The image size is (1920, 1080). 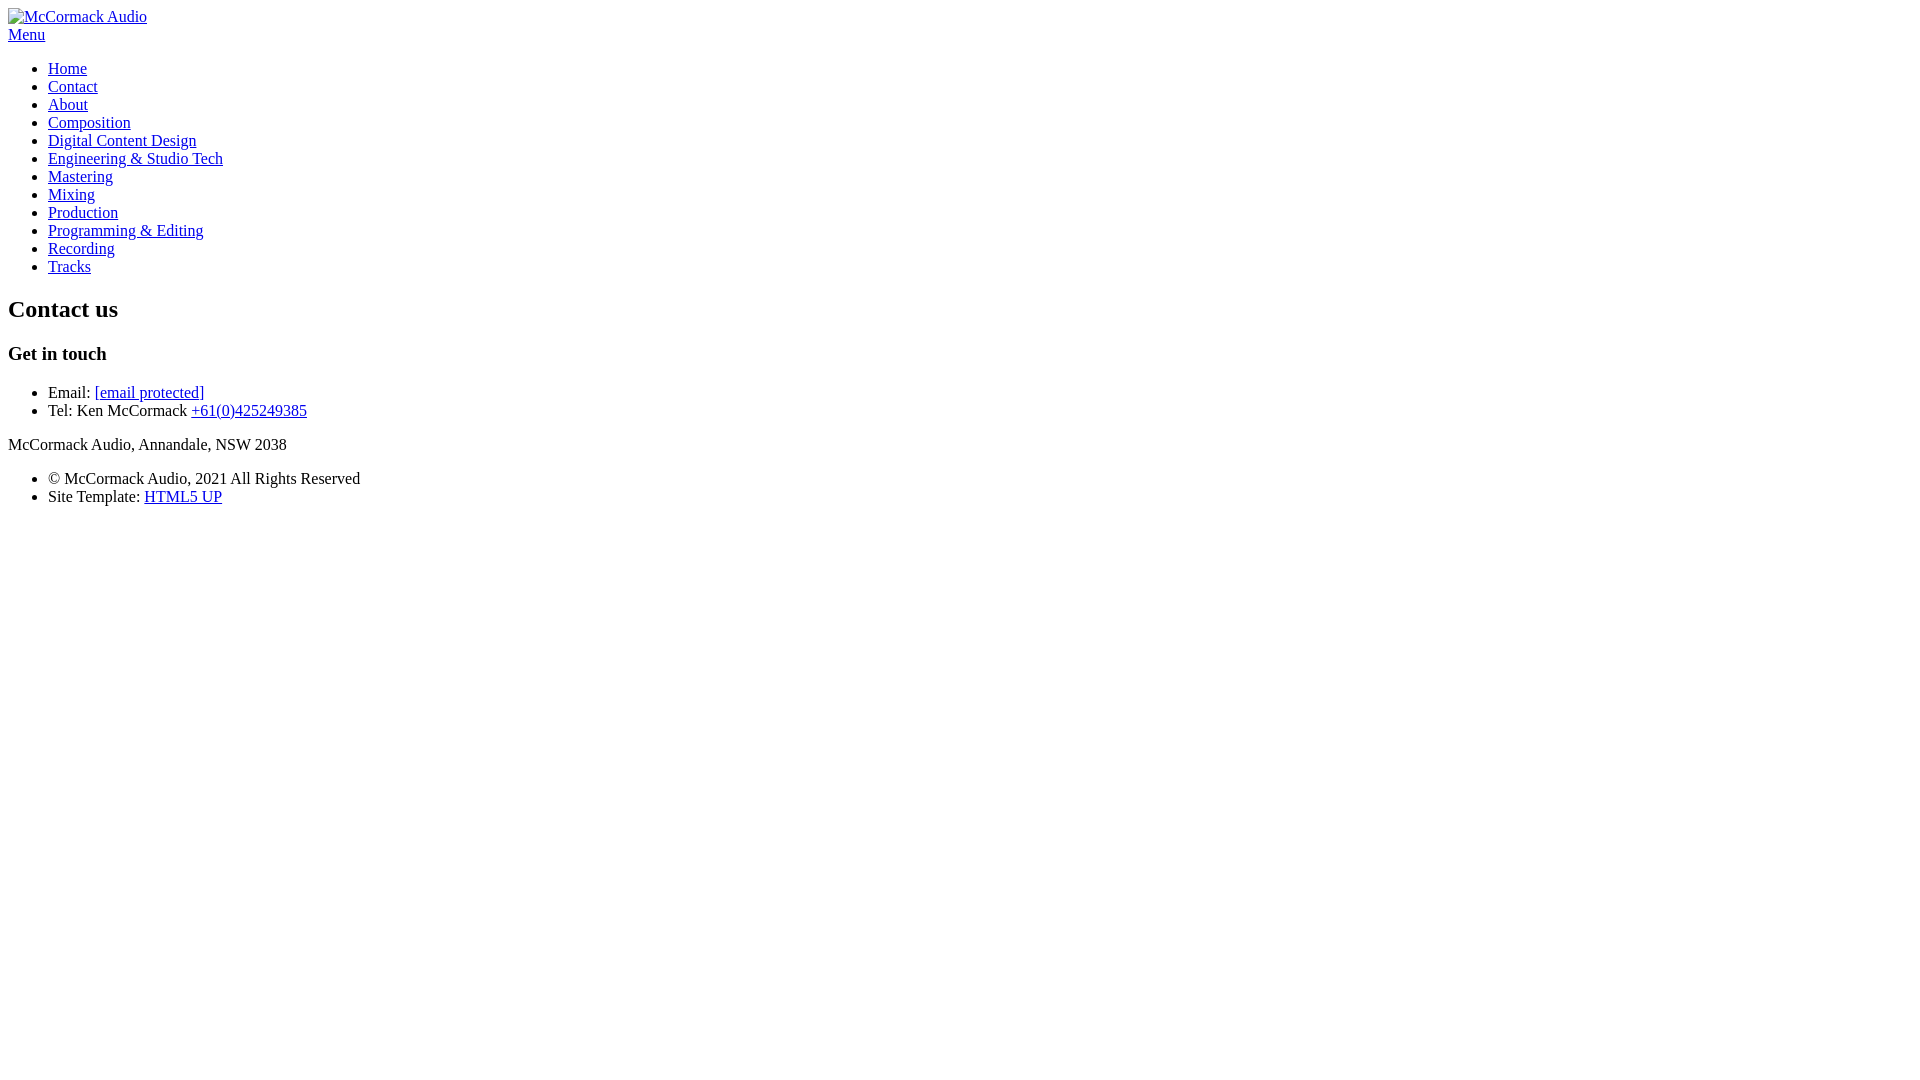 I want to click on 'Programming & Editing', so click(x=124, y=229).